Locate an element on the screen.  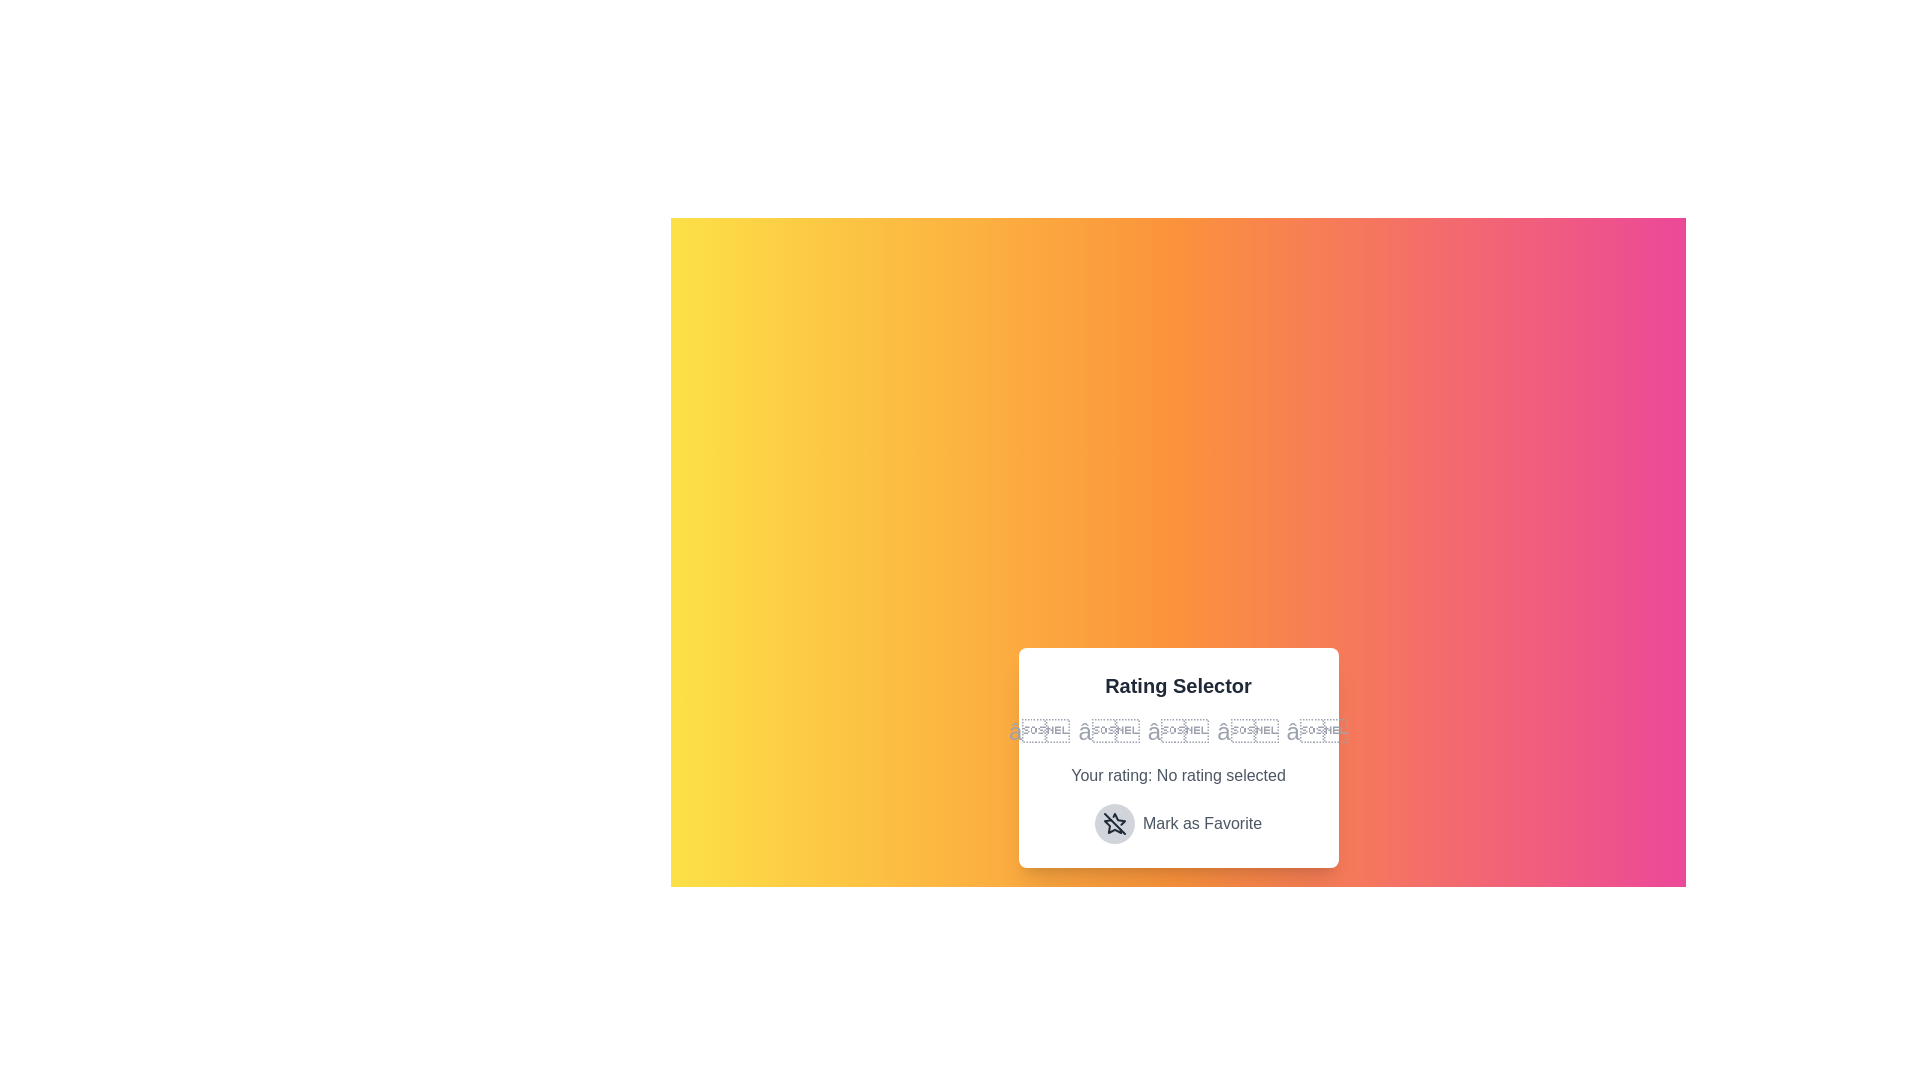
the Text Label that indicates the purpose of marking an item as a favorite, located to the right of the star icon within the card-like UI component is located at coordinates (1201, 824).